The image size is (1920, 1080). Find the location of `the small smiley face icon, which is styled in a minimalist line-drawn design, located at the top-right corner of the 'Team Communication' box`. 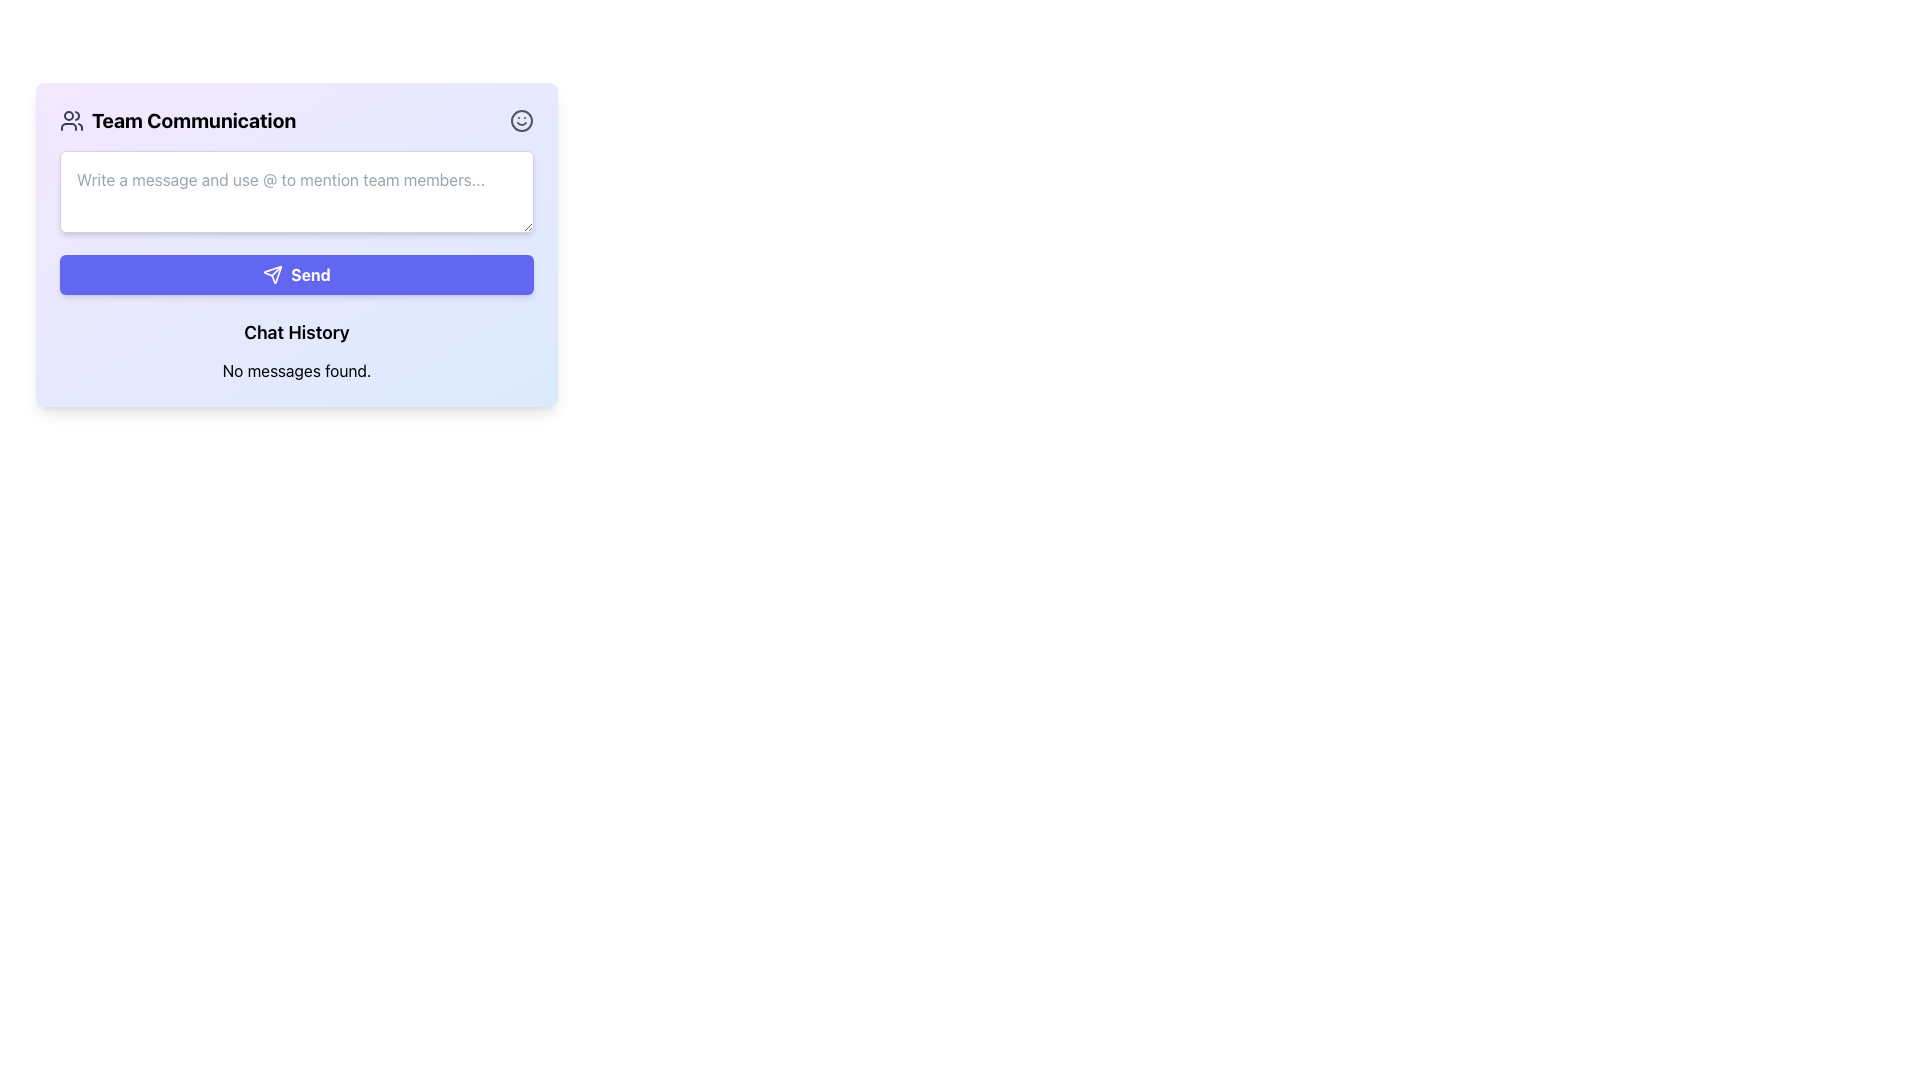

the small smiley face icon, which is styled in a minimalist line-drawn design, located at the top-right corner of the 'Team Communication' box is located at coordinates (522, 120).